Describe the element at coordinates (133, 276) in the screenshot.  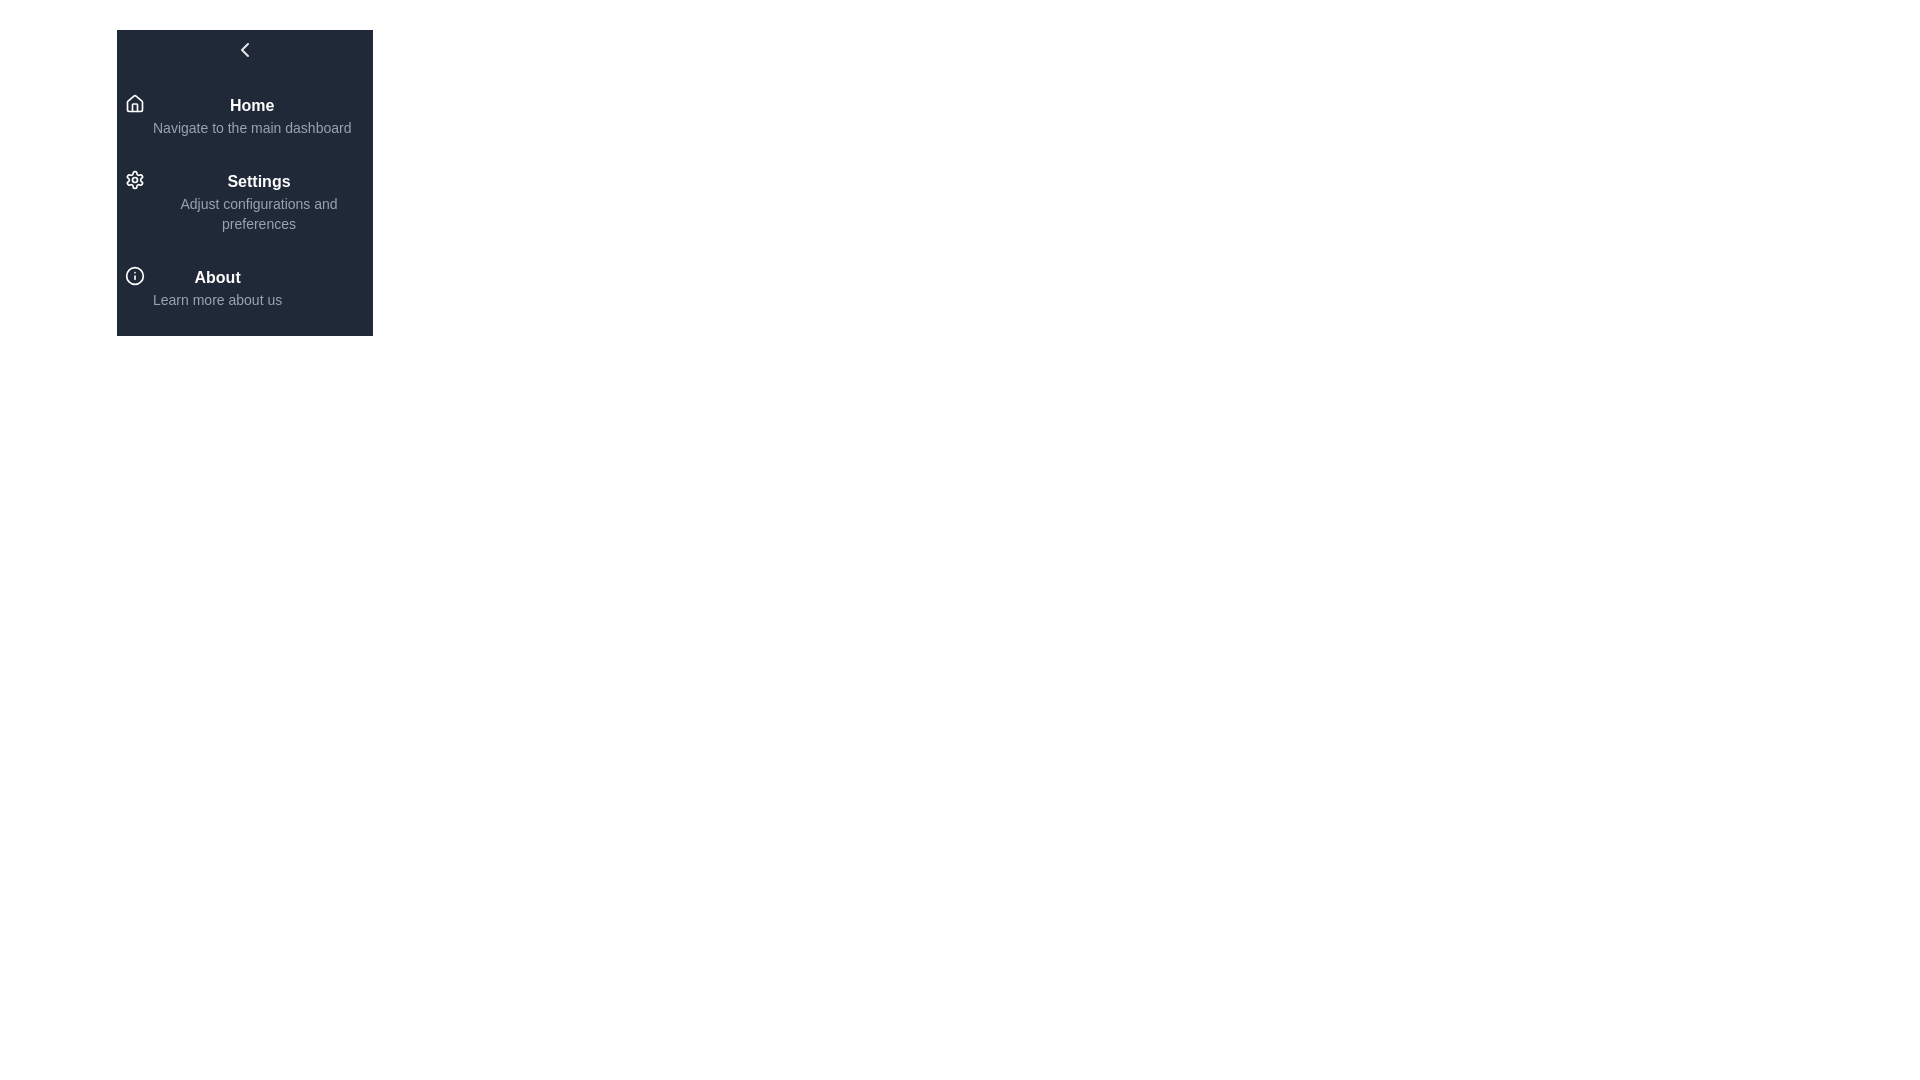
I see `the icon corresponding to About in the SidebarMenu` at that location.